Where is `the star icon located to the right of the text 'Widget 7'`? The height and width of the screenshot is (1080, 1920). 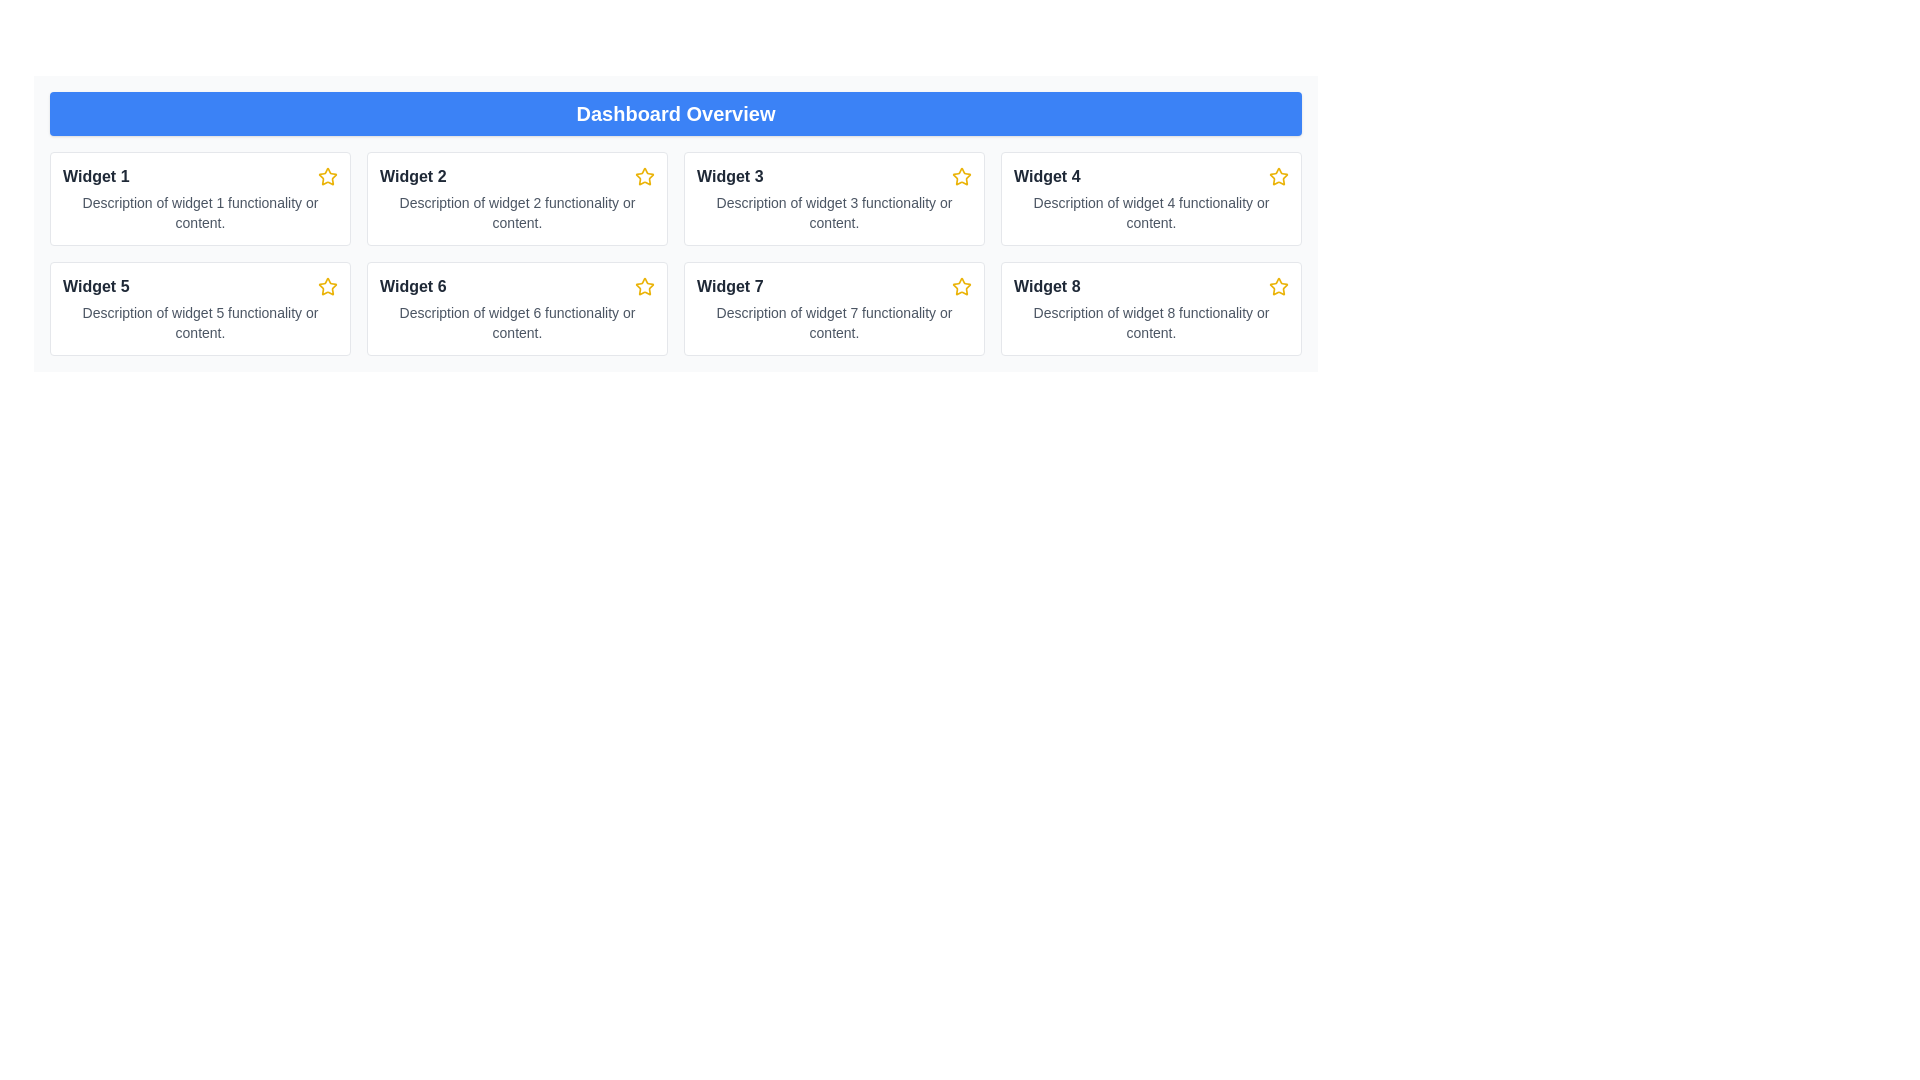
the star icon located to the right of the text 'Widget 7' is located at coordinates (961, 286).